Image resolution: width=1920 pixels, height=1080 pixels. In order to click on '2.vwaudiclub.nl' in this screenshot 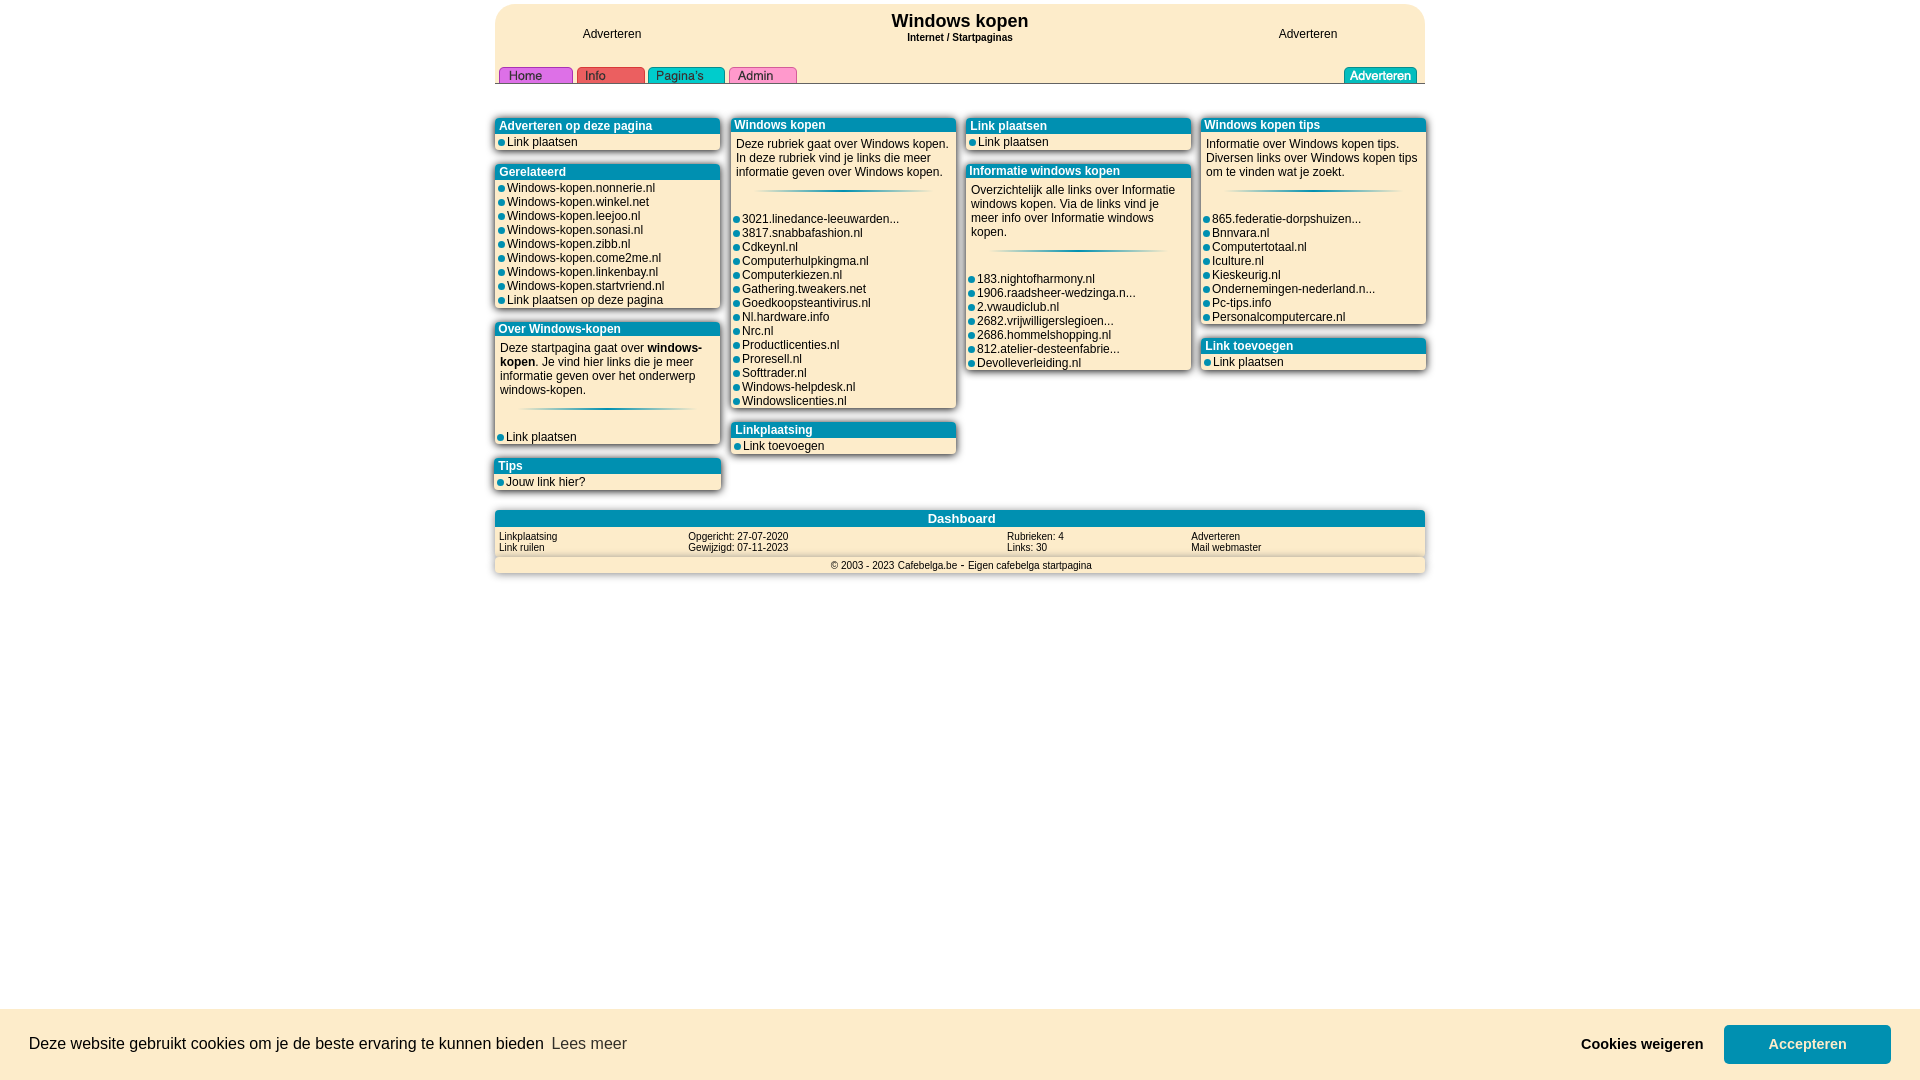, I will do `click(1017, 307)`.